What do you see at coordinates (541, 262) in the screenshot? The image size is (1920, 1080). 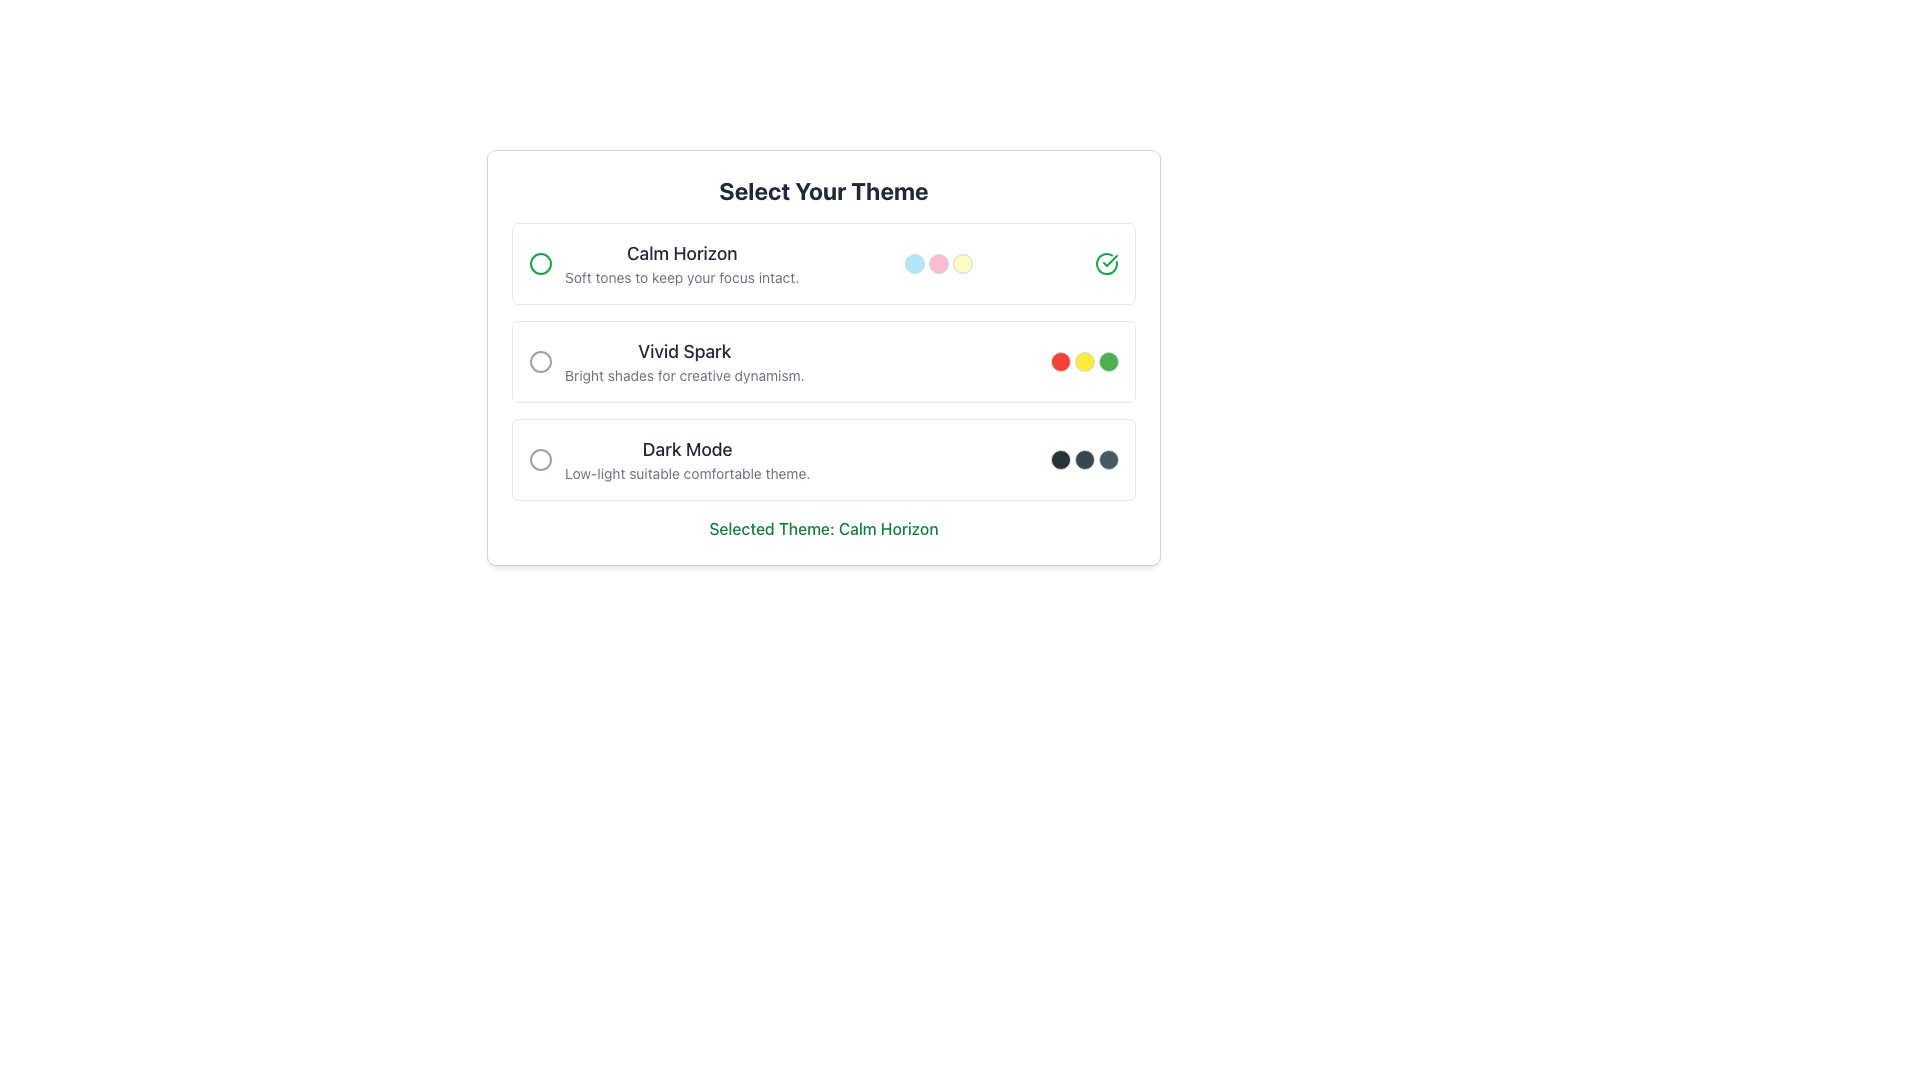 I see `the circular icon located at the top-left corner of the 'Calm Horizon' theme option` at bounding box center [541, 262].